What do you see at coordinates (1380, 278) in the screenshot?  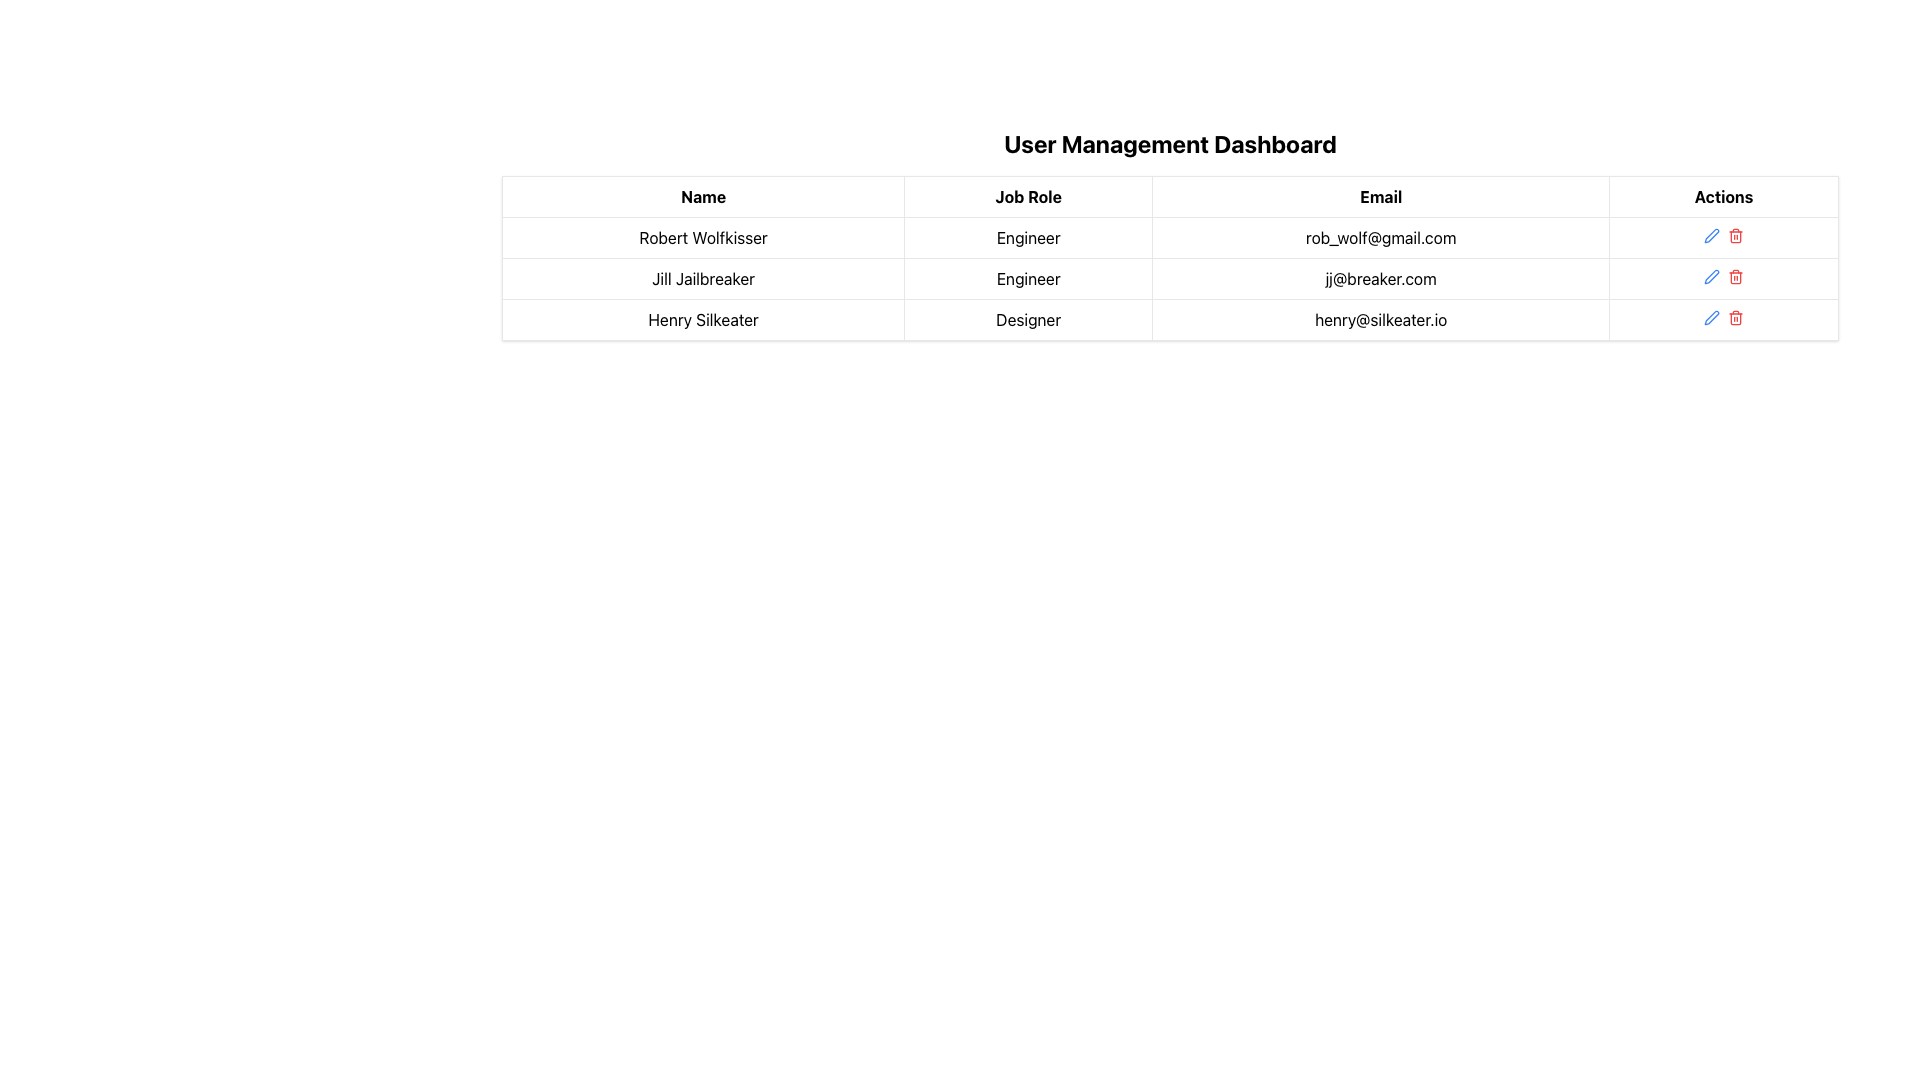 I see `the read-only email text field displaying 'Jill Jailbreaker'` at bounding box center [1380, 278].